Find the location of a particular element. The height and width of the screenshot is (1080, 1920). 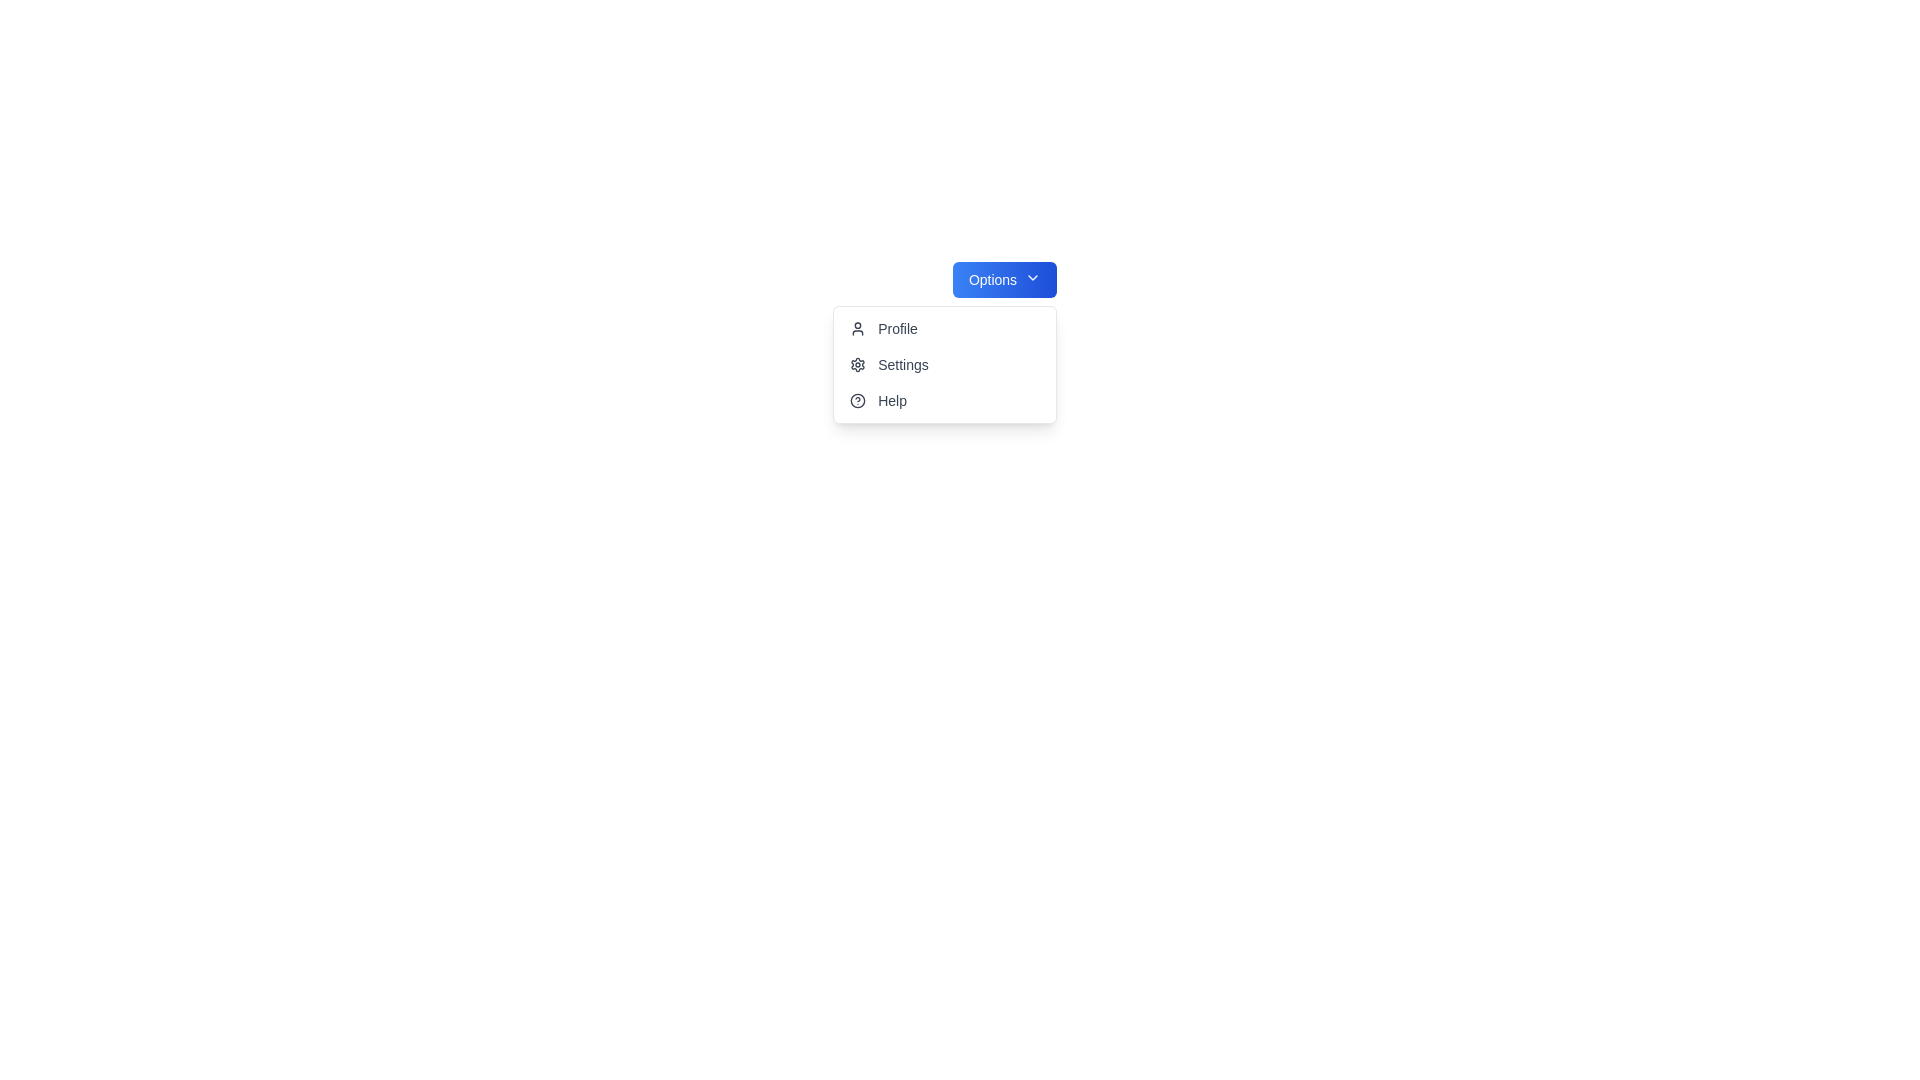

the outermost black circular stroke of the SVG Circle Graphic, which is part of a help indication icon located near the 'Help' menu item in the dropdown panel is located at coordinates (858, 401).